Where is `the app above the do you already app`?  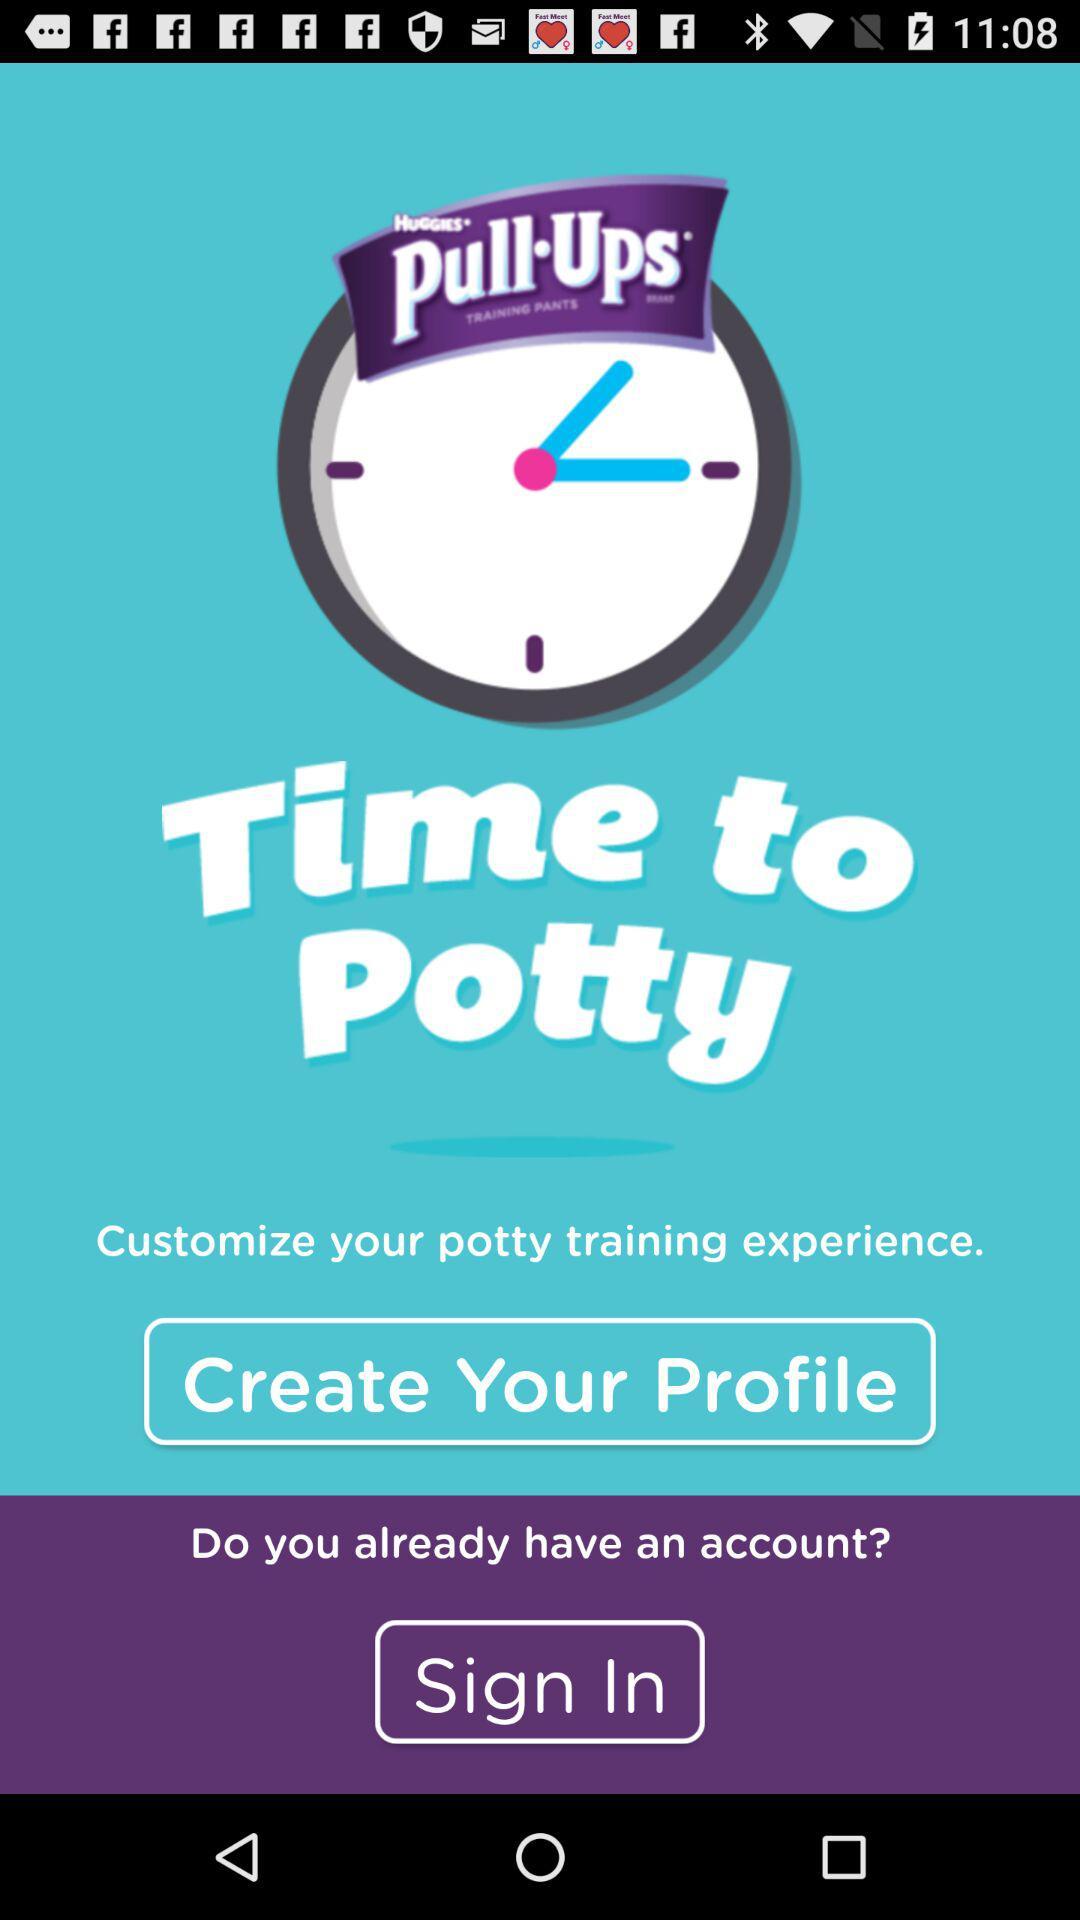
the app above the do you already app is located at coordinates (540, 1380).